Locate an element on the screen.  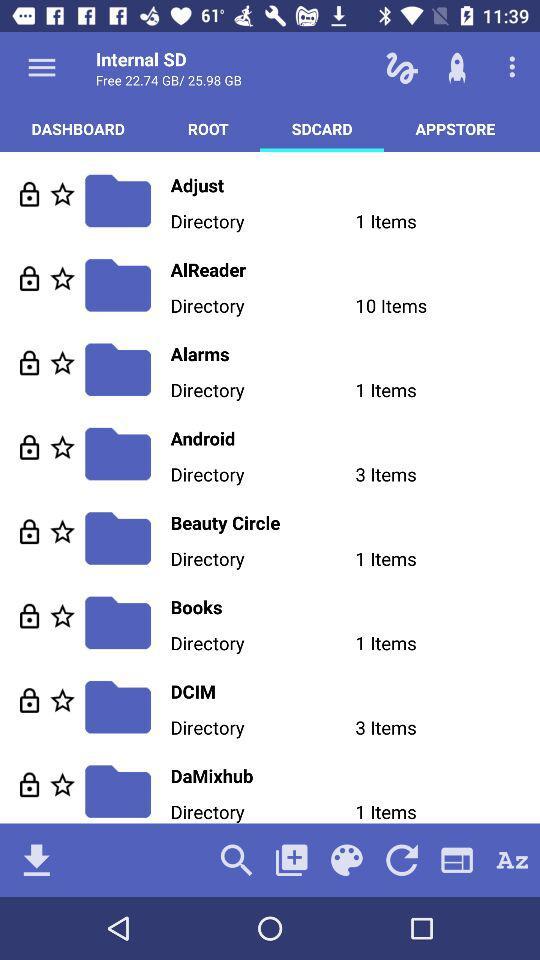
this to the starred list is located at coordinates (62, 361).